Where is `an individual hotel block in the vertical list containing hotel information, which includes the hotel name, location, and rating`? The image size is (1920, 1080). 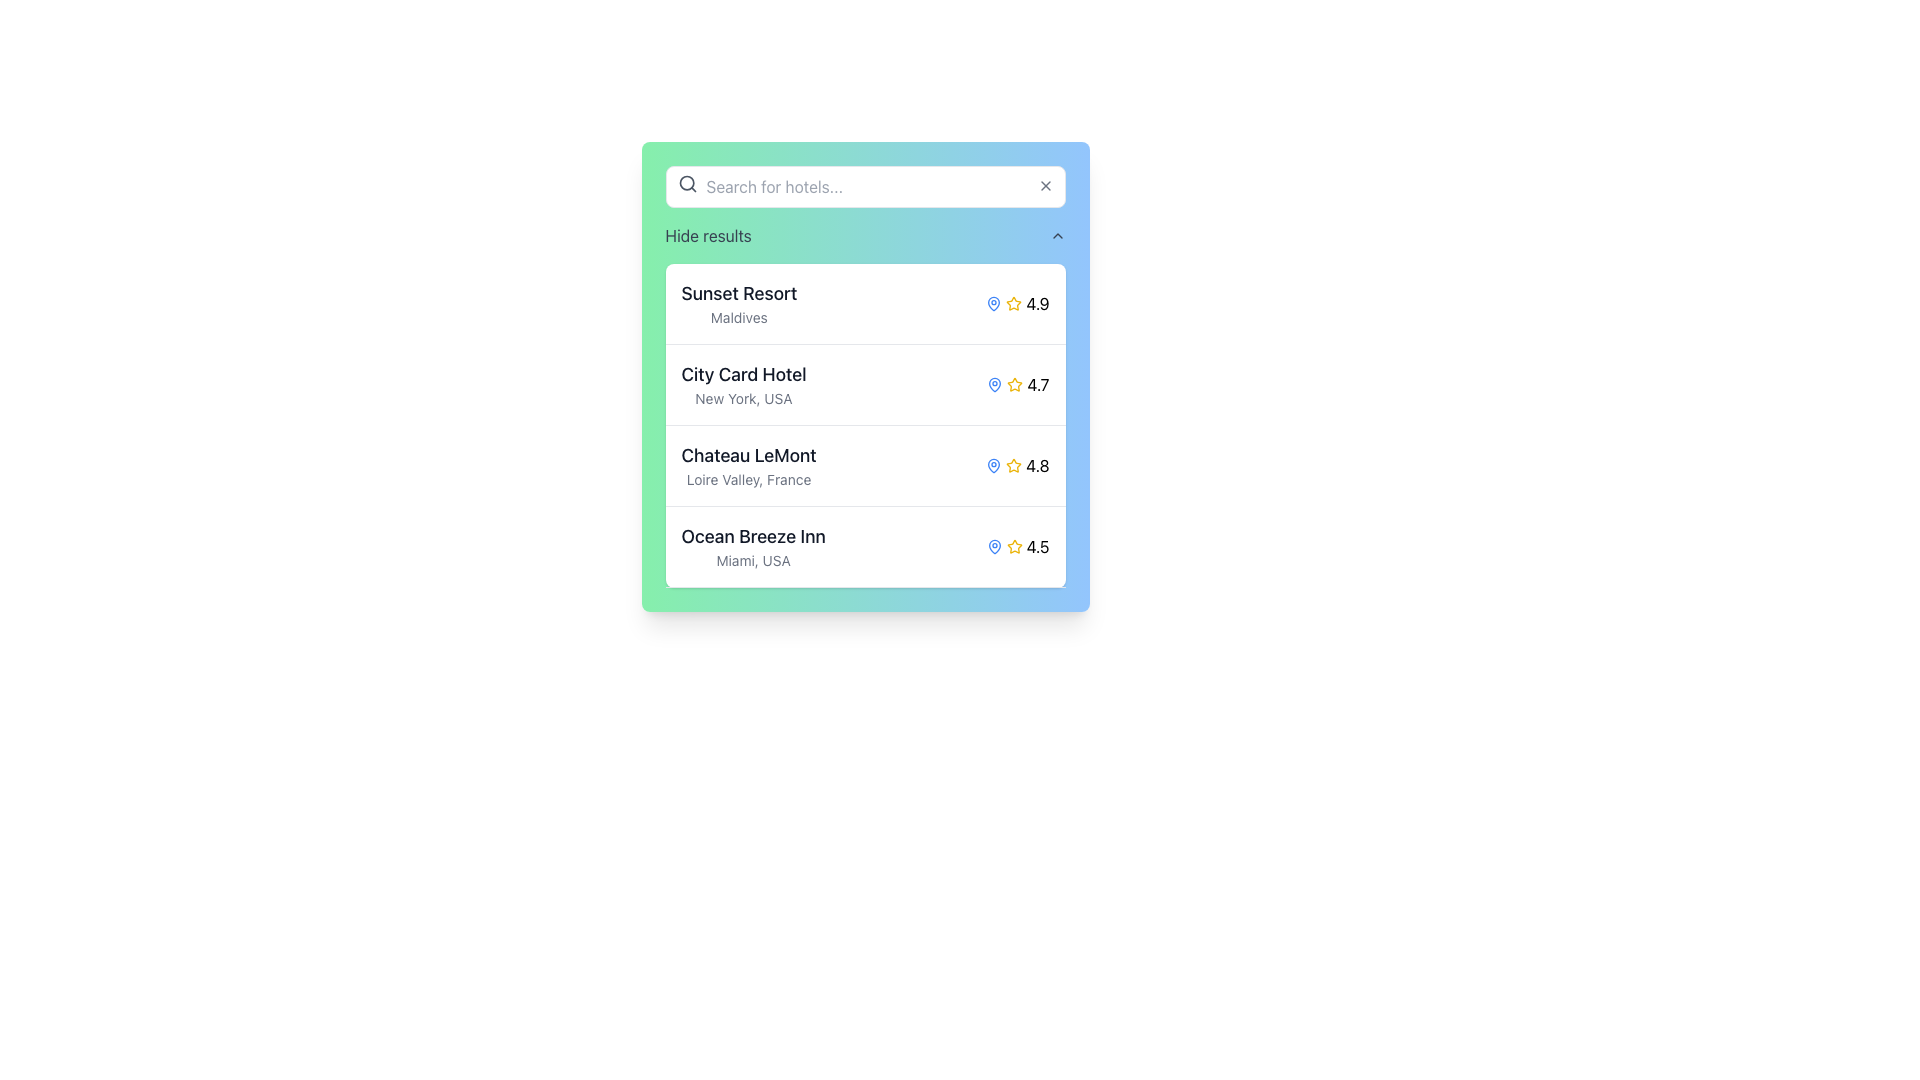 an individual hotel block in the vertical list containing hotel information, which includes the hotel name, location, and rating is located at coordinates (865, 424).